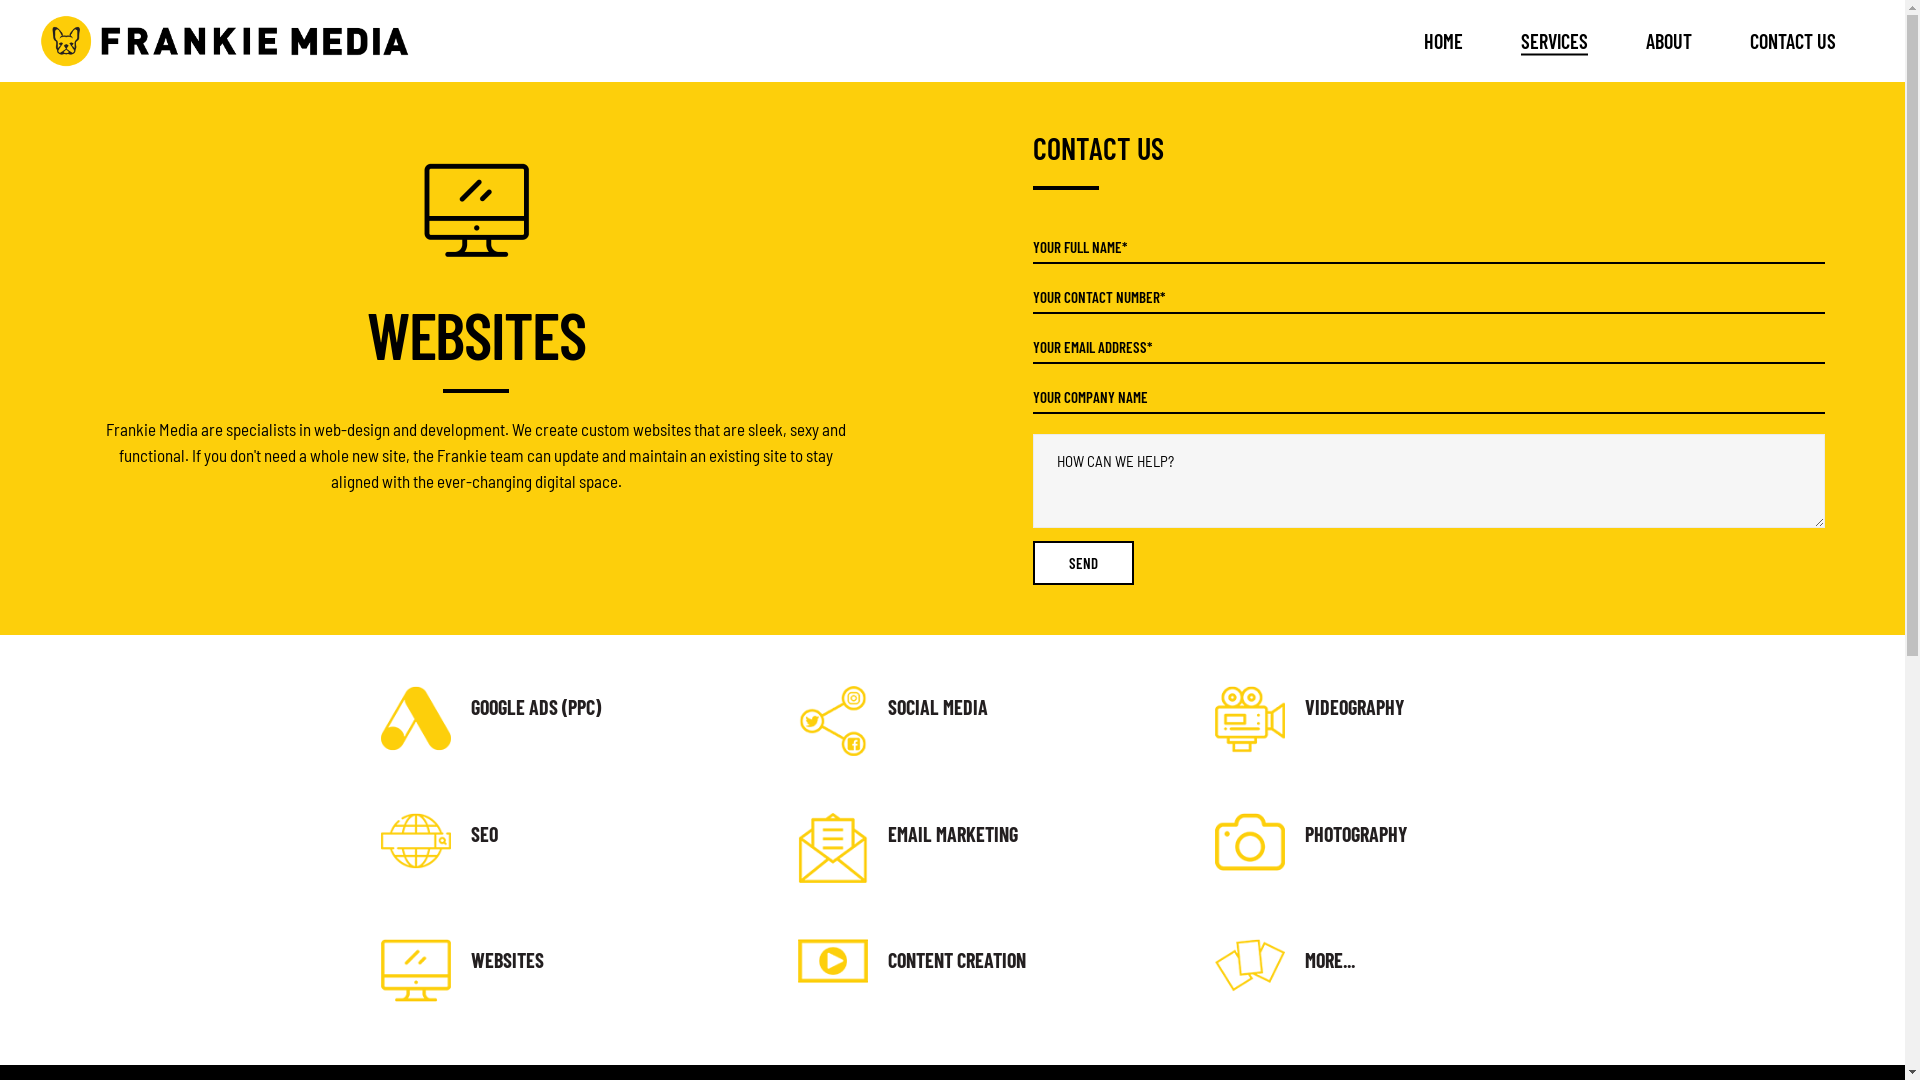  What do you see at coordinates (1081, 563) in the screenshot?
I see `'SEND'` at bounding box center [1081, 563].